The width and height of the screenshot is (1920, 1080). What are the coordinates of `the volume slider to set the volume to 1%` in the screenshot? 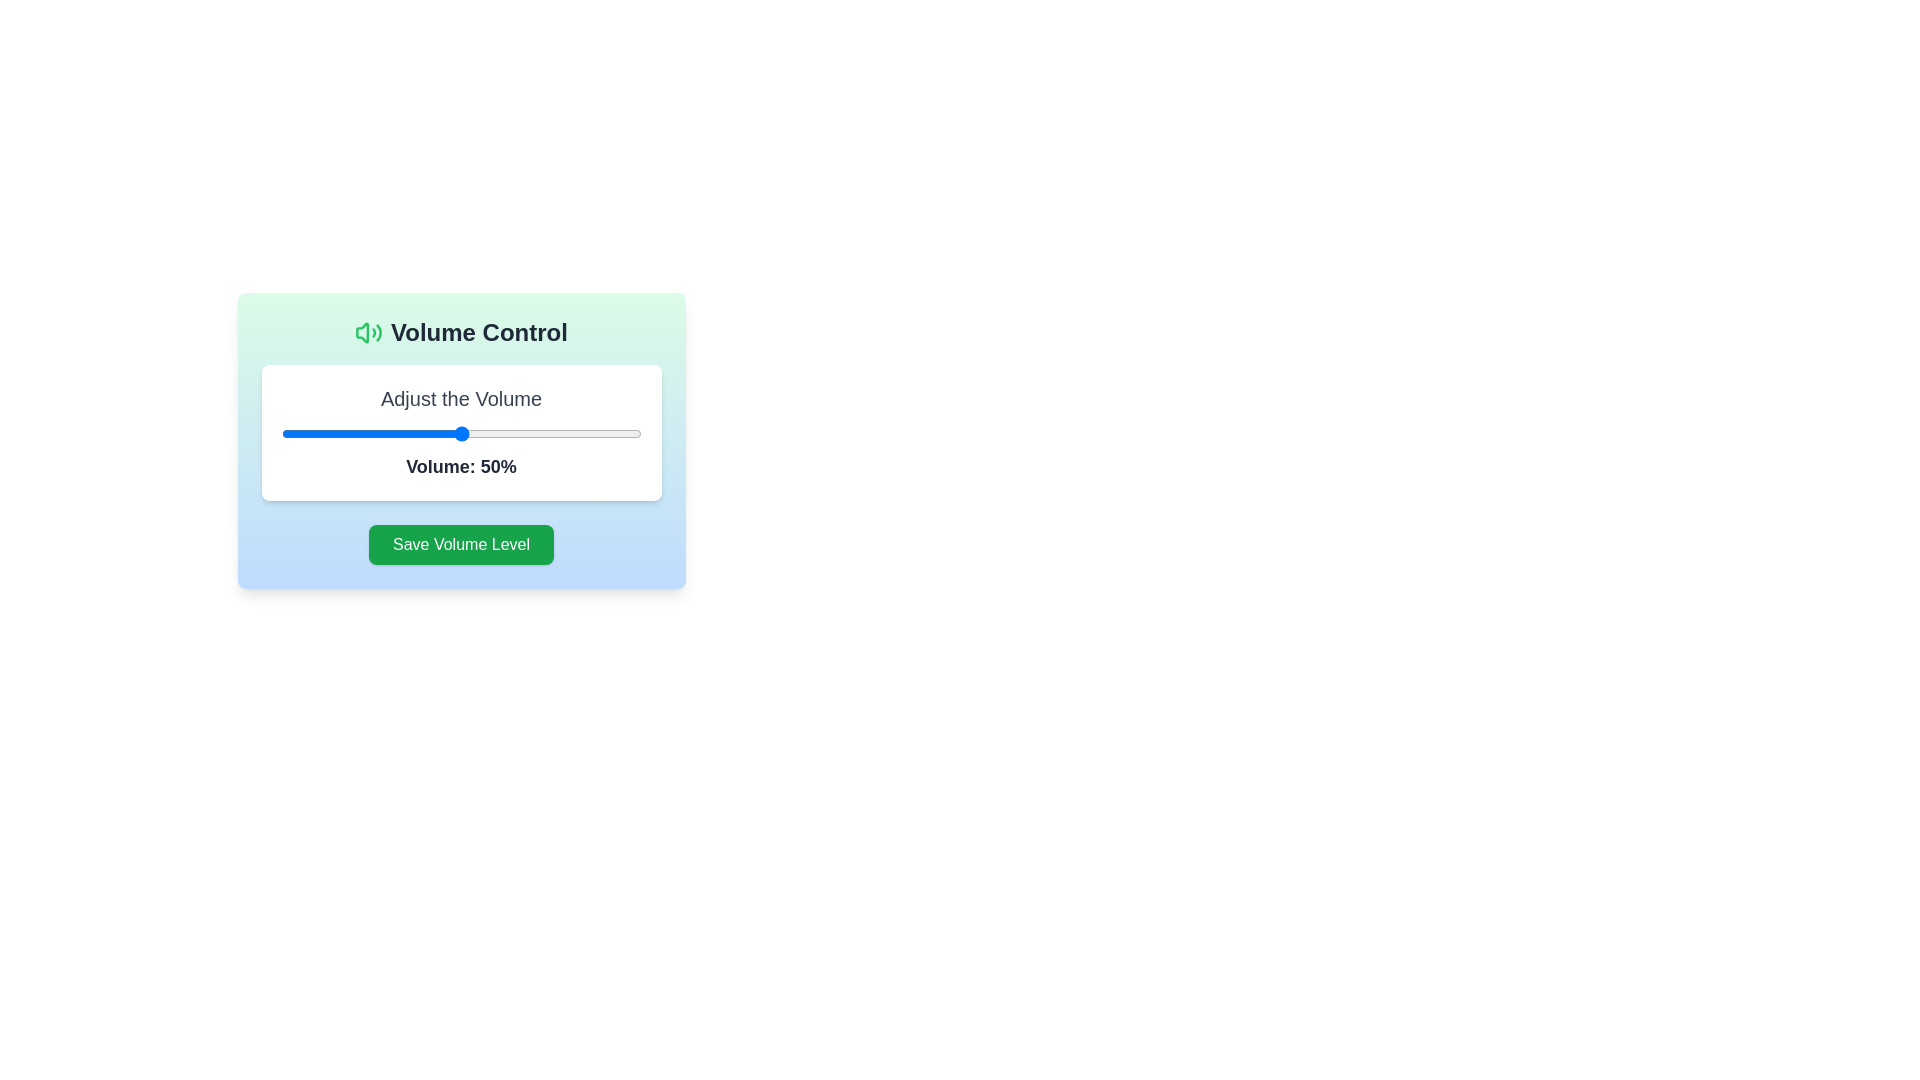 It's located at (284, 433).